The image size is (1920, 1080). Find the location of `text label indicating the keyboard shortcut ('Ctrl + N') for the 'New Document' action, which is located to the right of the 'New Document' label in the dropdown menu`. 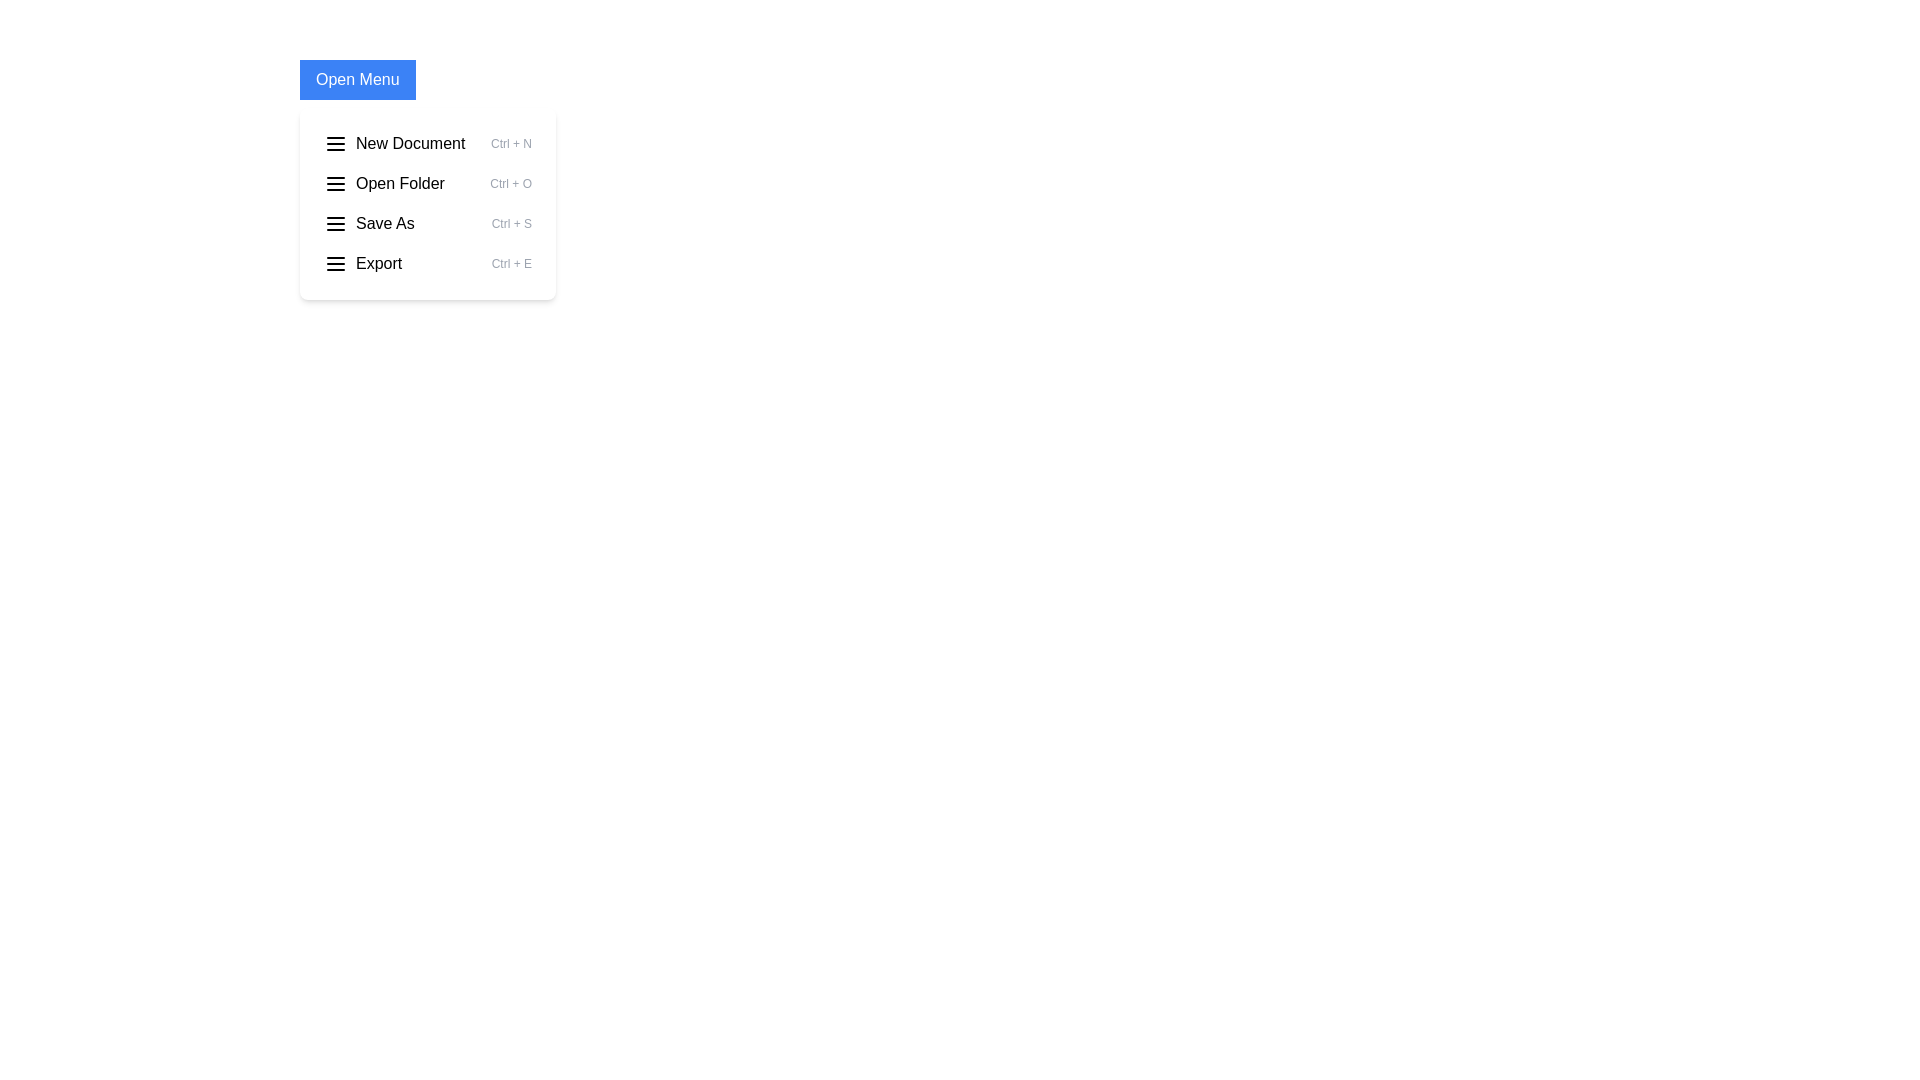

text label indicating the keyboard shortcut ('Ctrl + N') for the 'New Document' action, which is located to the right of the 'New Document' label in the dropdown menu is located at coordinates (511, 142).